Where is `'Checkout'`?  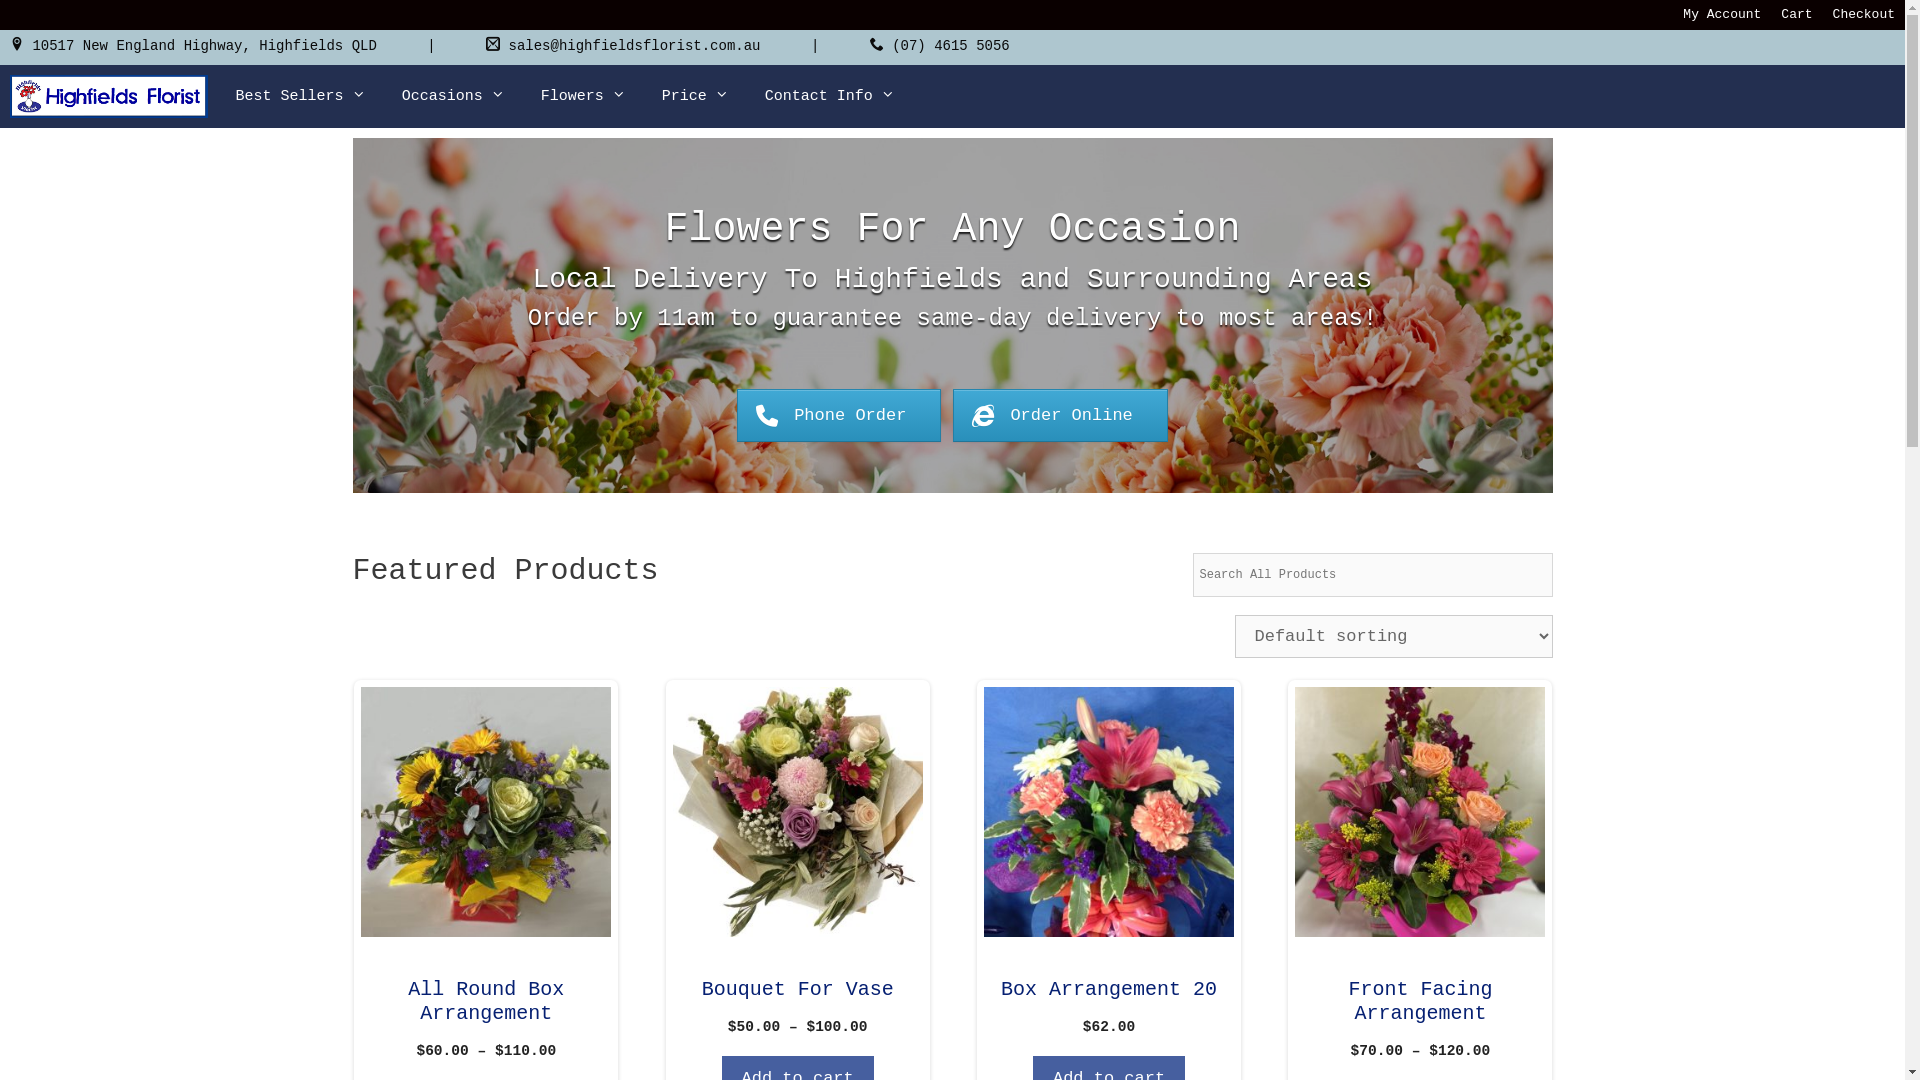
'Checkout' is located at coordinates (1862, 14).